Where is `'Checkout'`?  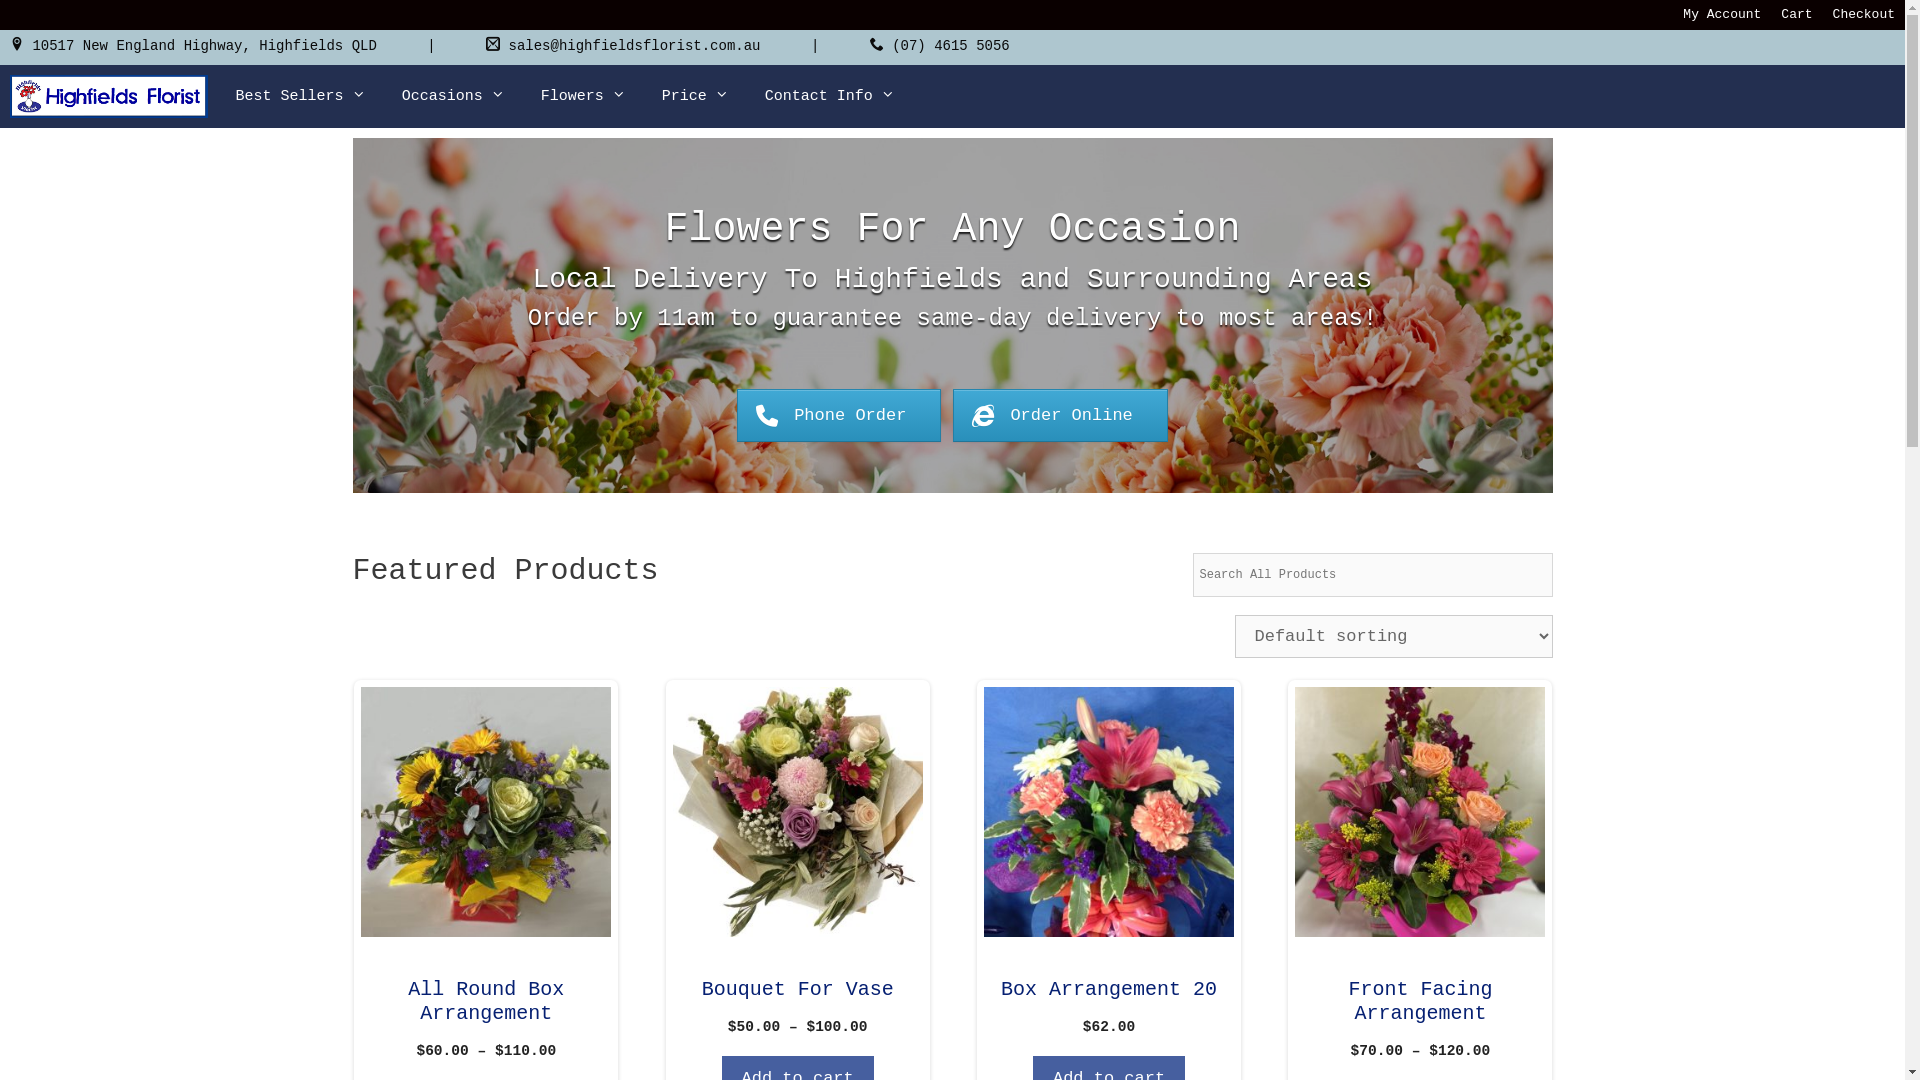
'Checkout' is located at coordinates (1862, 14).